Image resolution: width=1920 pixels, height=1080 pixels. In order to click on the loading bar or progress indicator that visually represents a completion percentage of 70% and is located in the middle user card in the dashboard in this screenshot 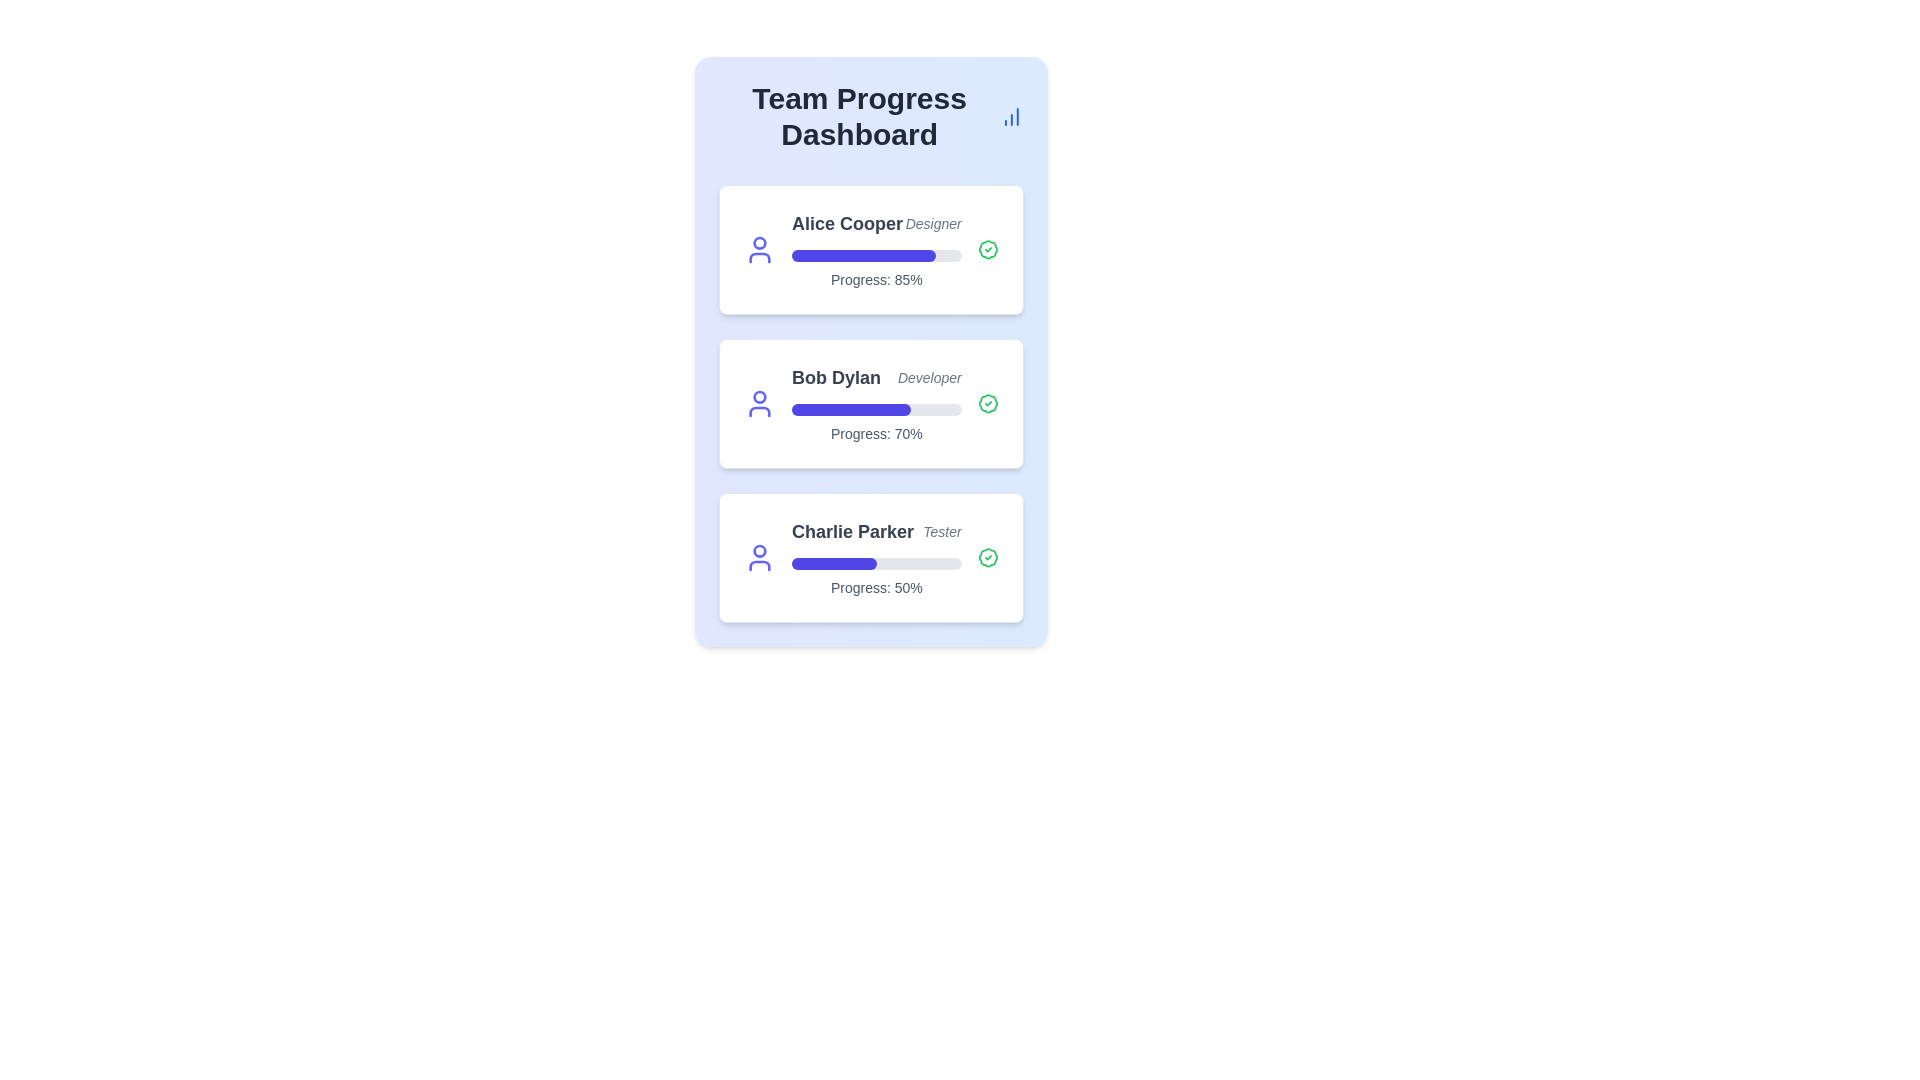, I will do `click(851, 408)`.